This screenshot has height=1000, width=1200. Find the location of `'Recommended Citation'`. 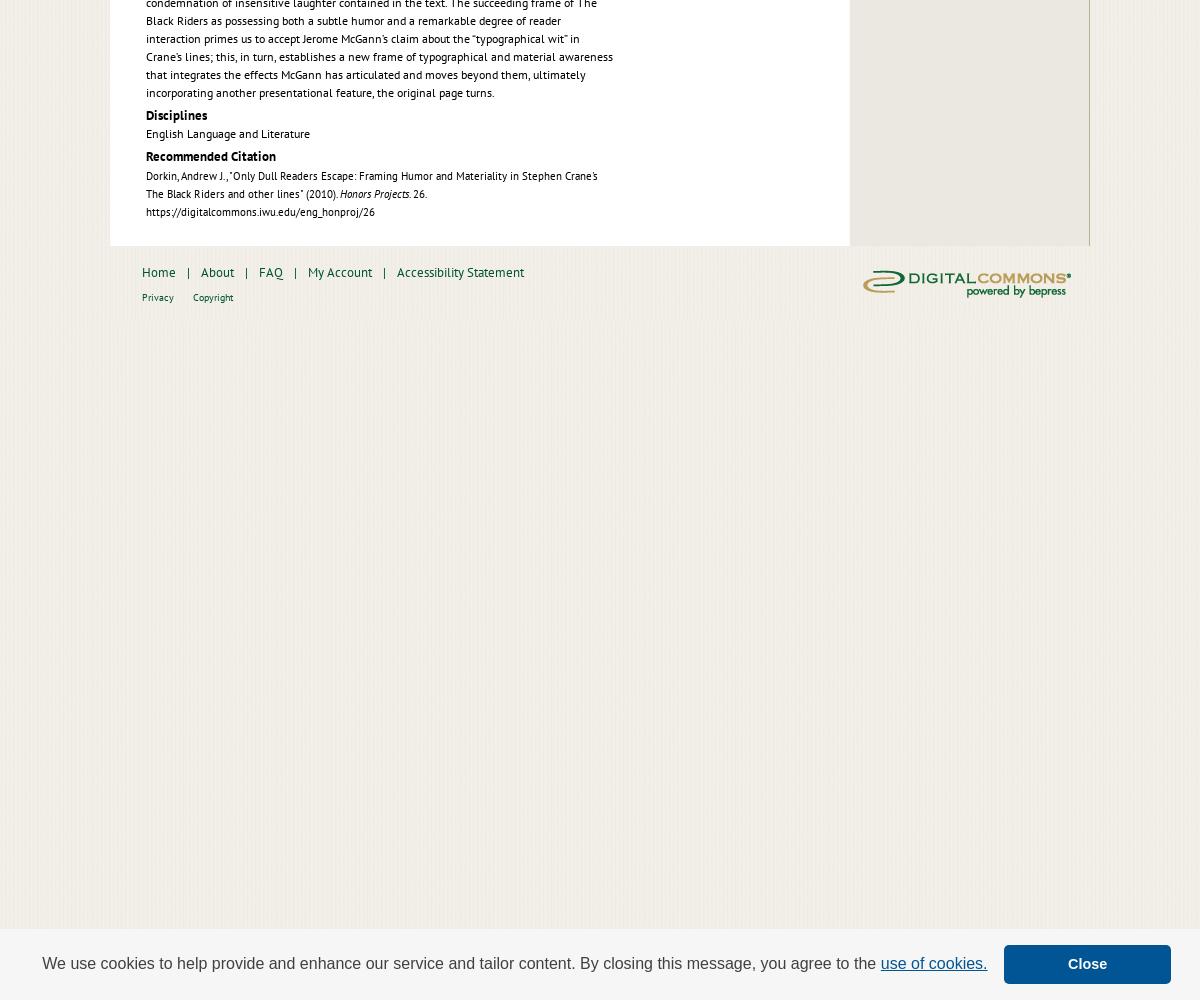

'Recommended Citation' is located at coordinates (146, 156).